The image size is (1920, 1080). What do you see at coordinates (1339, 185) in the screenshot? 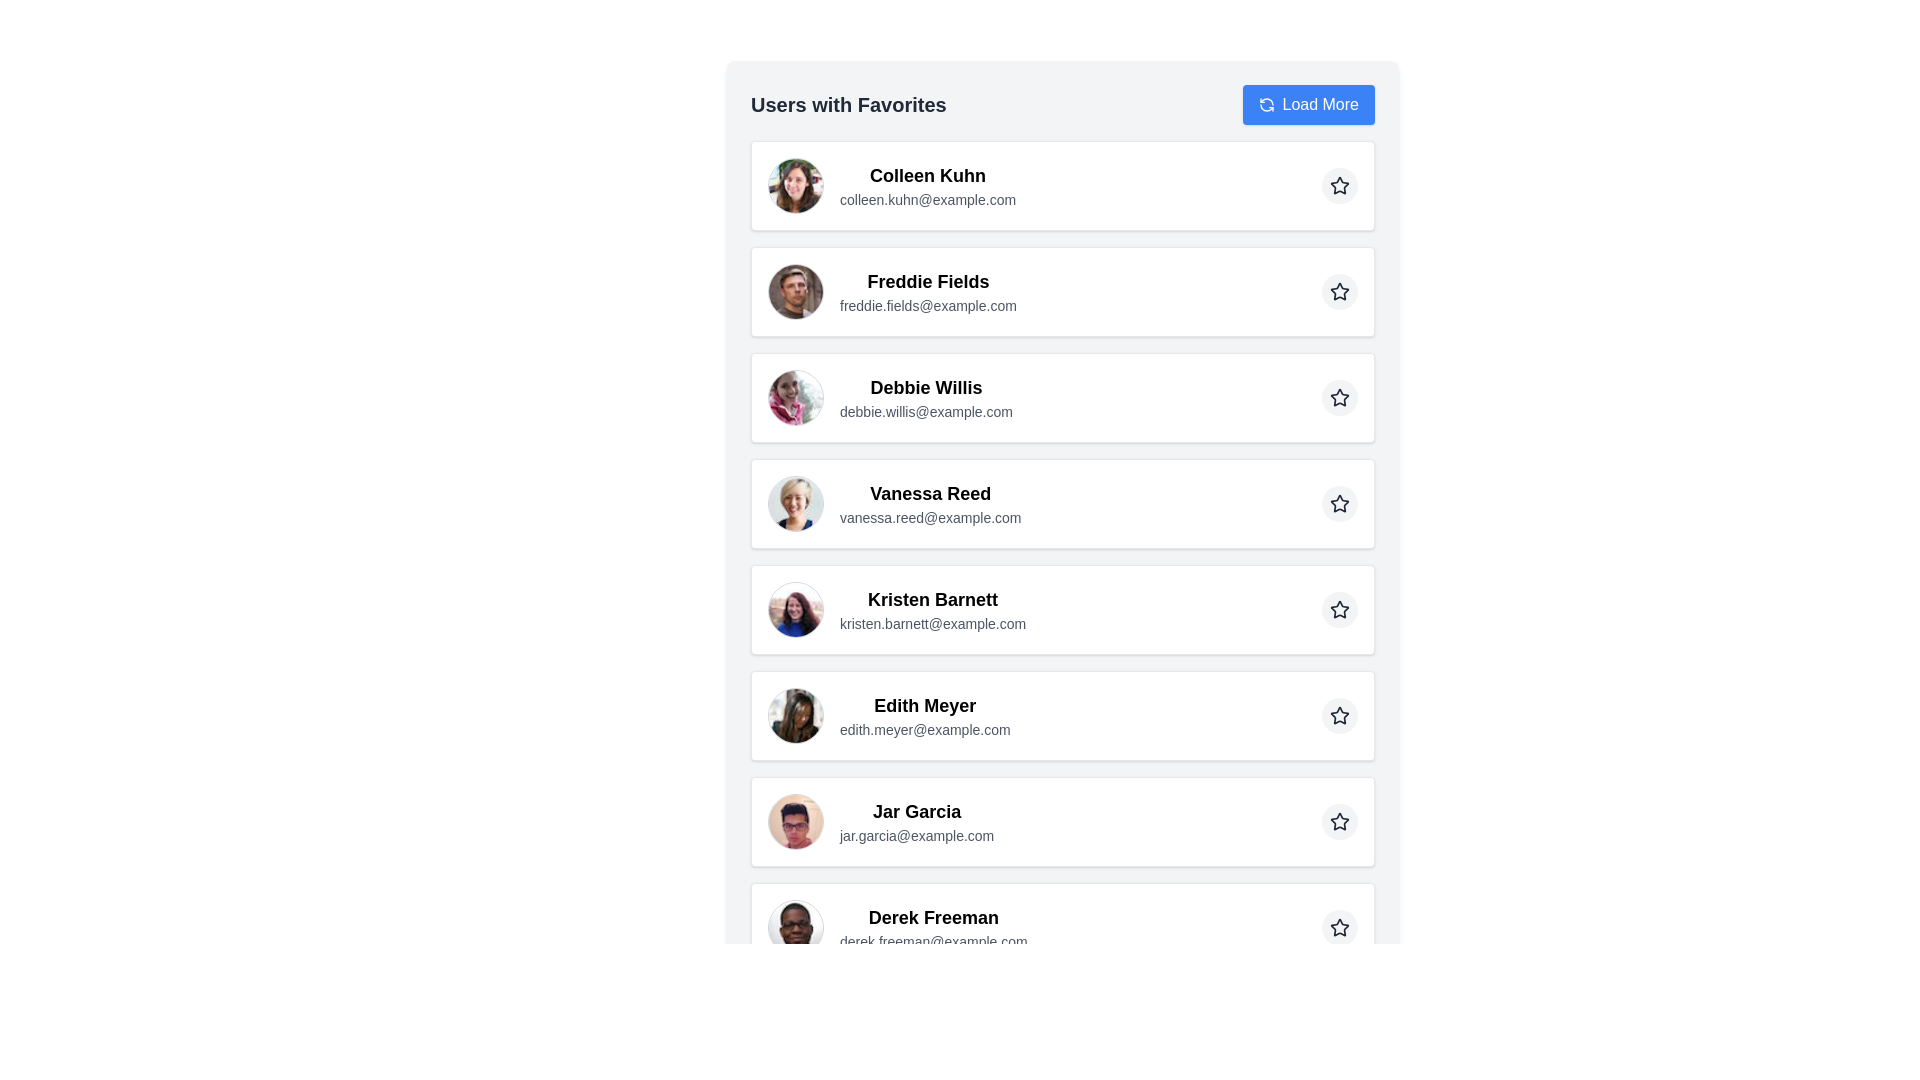
I see `the favorite toggle button located at the far right of the 'Colleen Kuhn' user row` at bounding box center [1339, 185].